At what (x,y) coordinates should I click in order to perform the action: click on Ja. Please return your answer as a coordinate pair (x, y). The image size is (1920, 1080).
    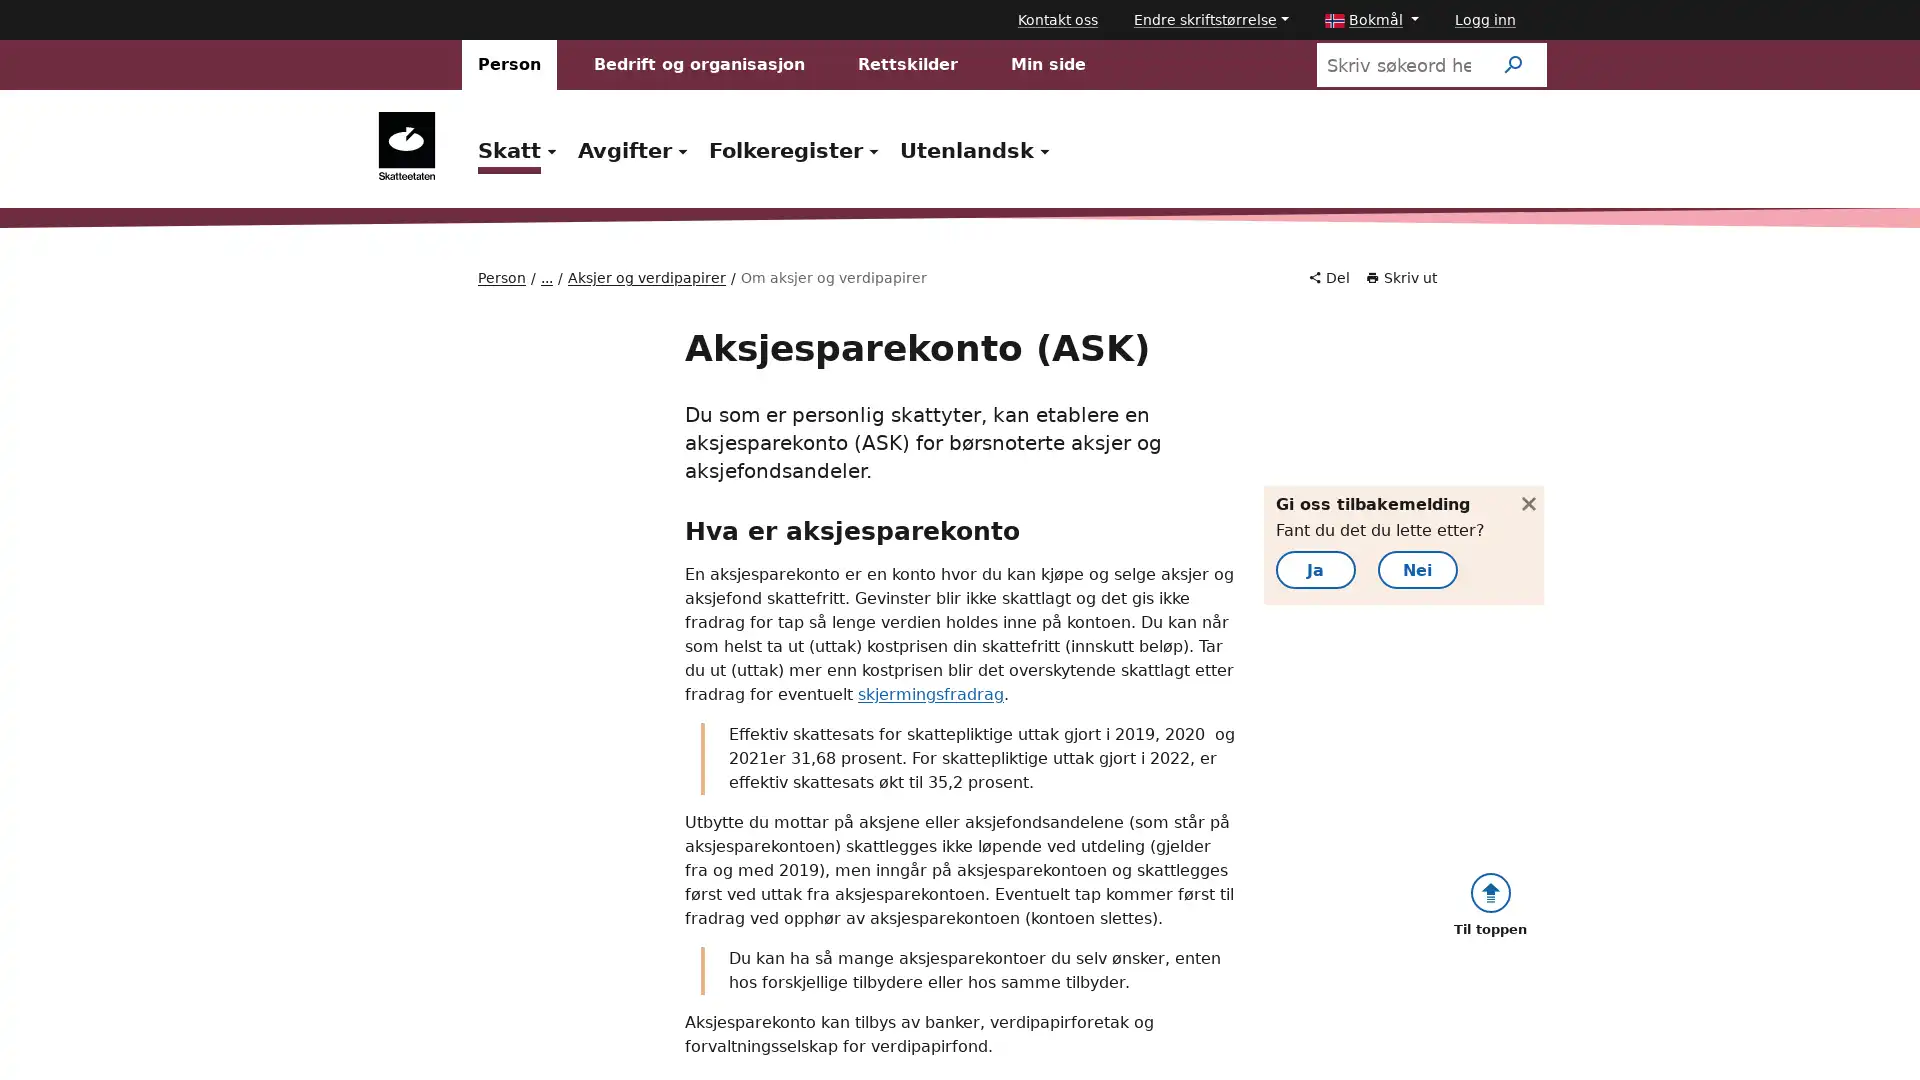
    Looking at the image, I should click on (1347, 588).